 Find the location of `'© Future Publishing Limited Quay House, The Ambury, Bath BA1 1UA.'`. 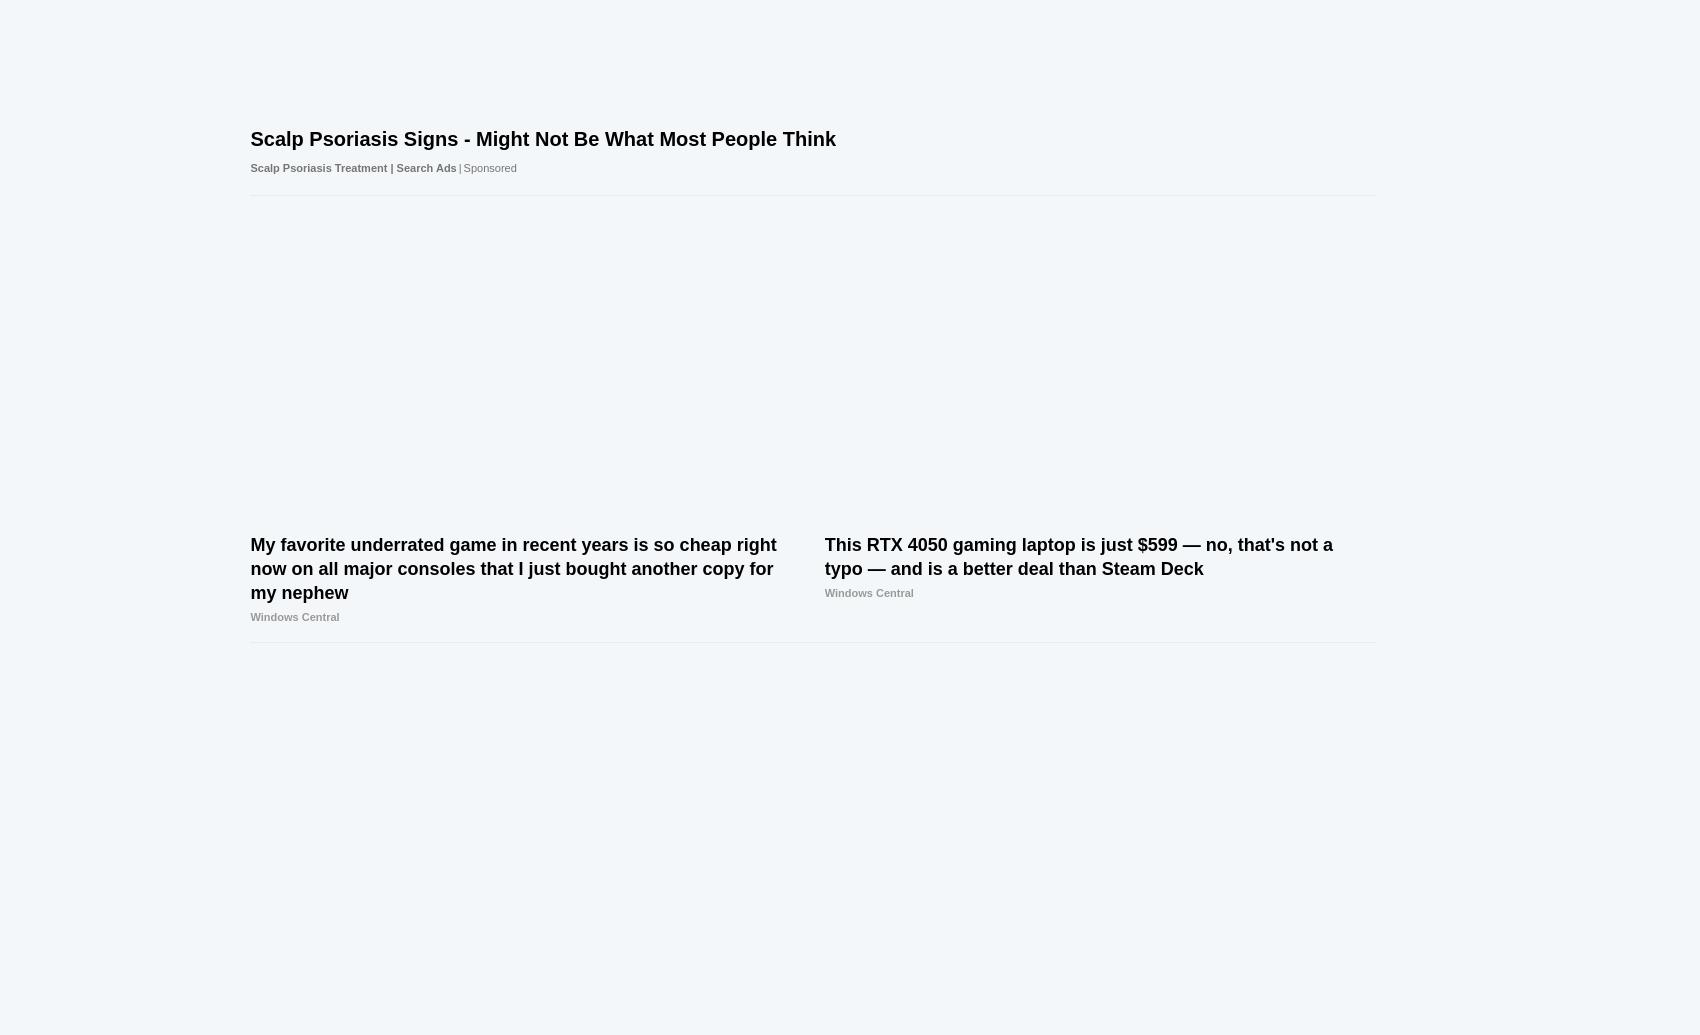

'© Future Publishing Limited Quay House, The Ambury, Bath BA1 1UA.' is located at coordinates (509, 889).